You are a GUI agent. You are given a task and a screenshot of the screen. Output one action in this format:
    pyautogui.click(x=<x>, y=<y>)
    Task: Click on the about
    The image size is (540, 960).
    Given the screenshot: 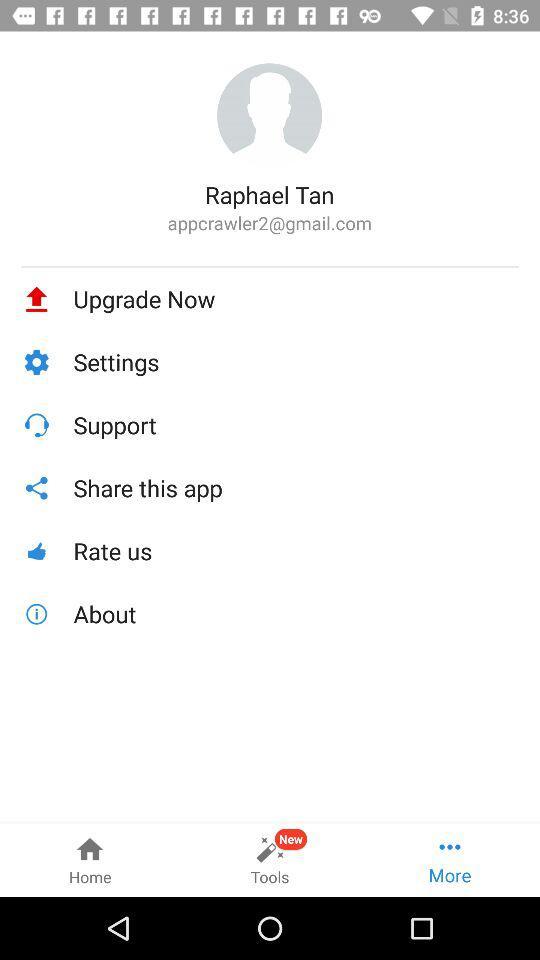 What is the action you would take?
    pyautogui.click(x=295, y=613)
    